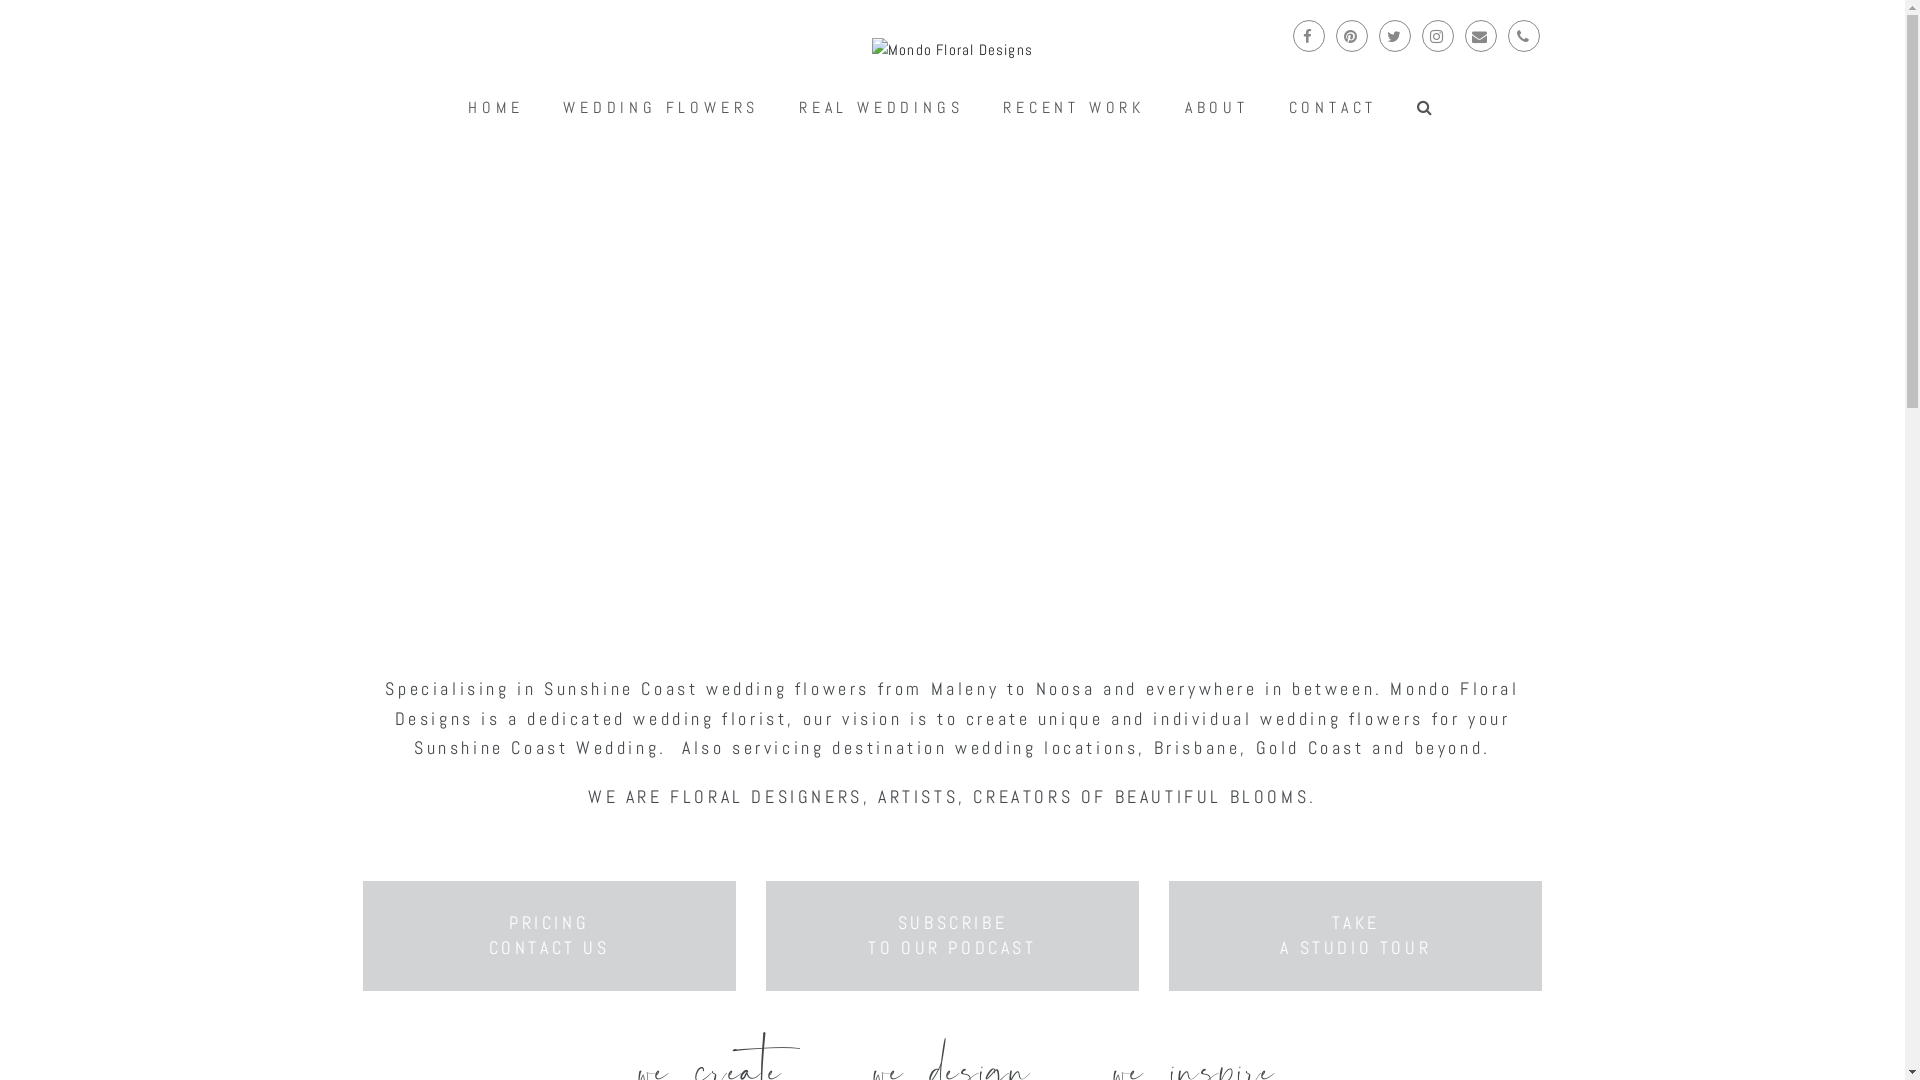 This screenshot has width=1920, height=1080. Describe the element at coordinates (1333, 108) in the screenshot. I see `'CONTACT'` at that location.